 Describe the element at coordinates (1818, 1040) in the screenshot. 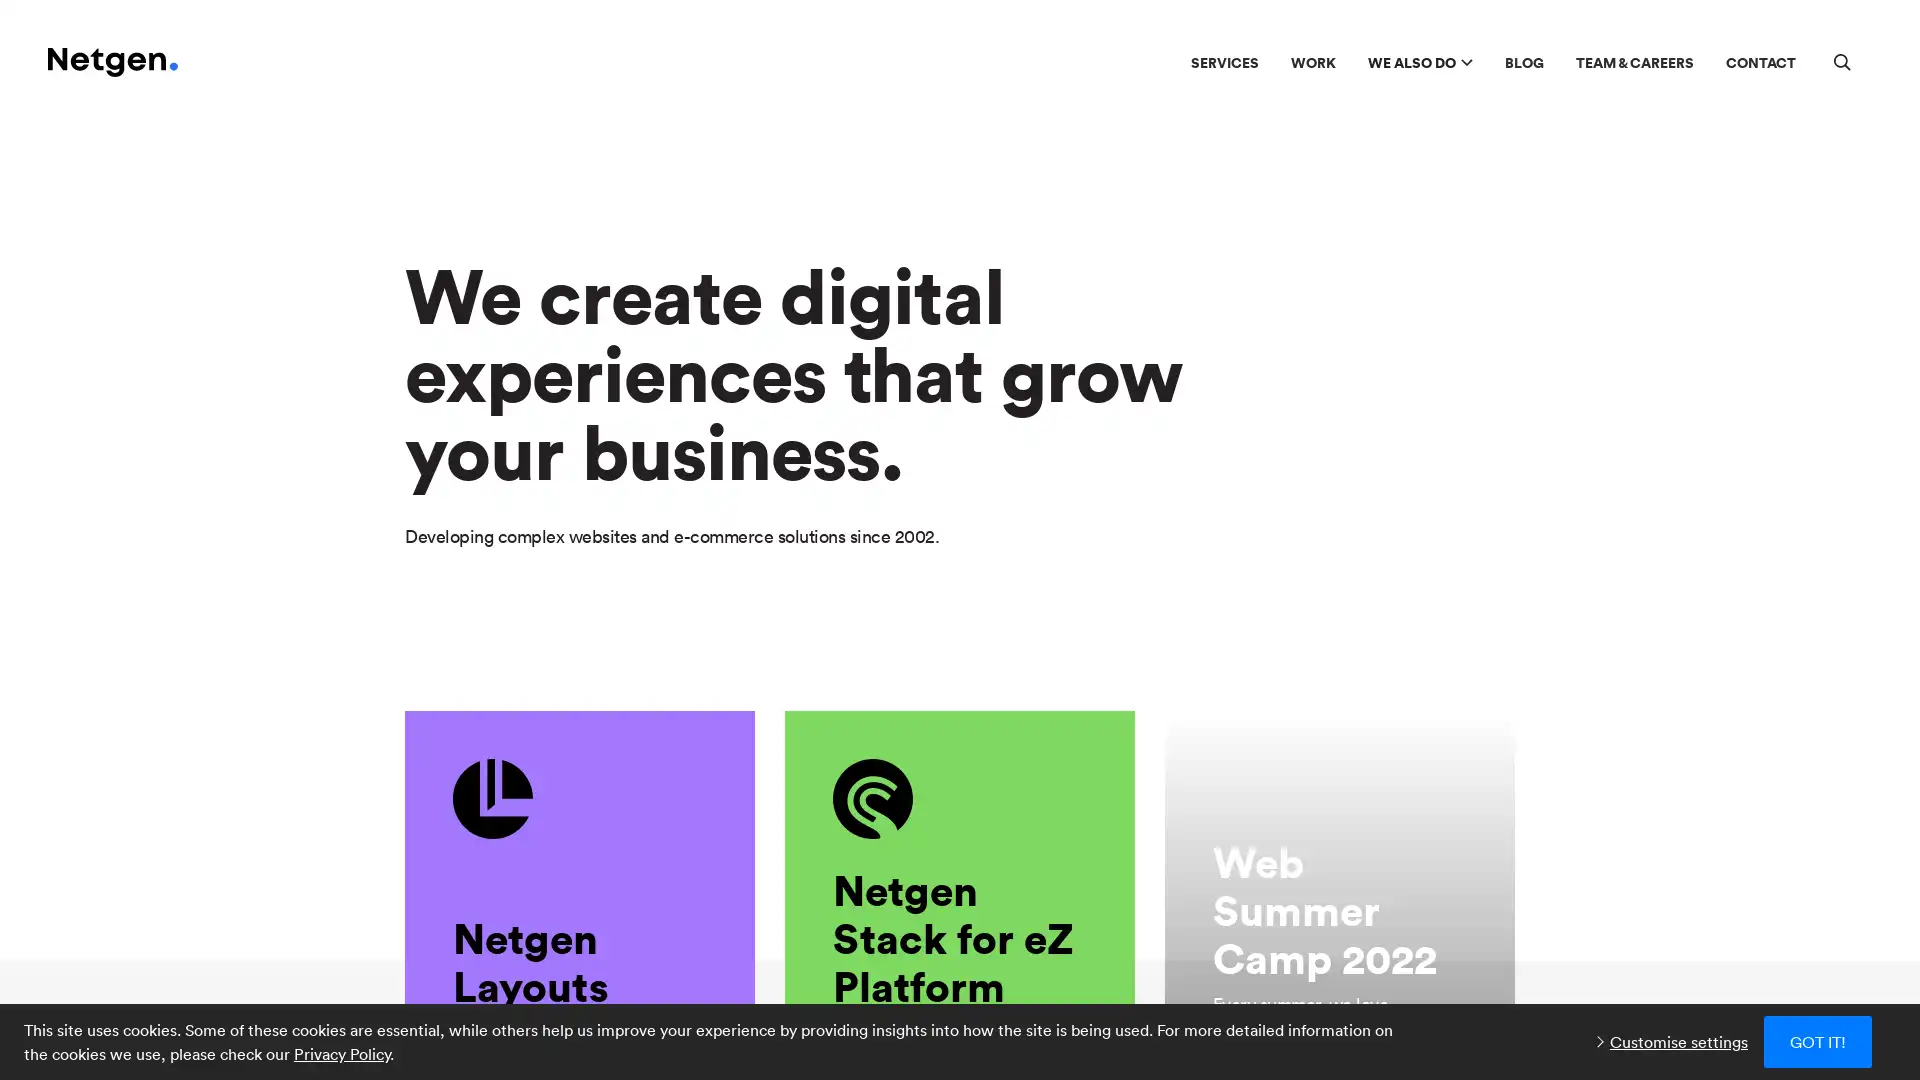

I see `GOT IT!` at that location.